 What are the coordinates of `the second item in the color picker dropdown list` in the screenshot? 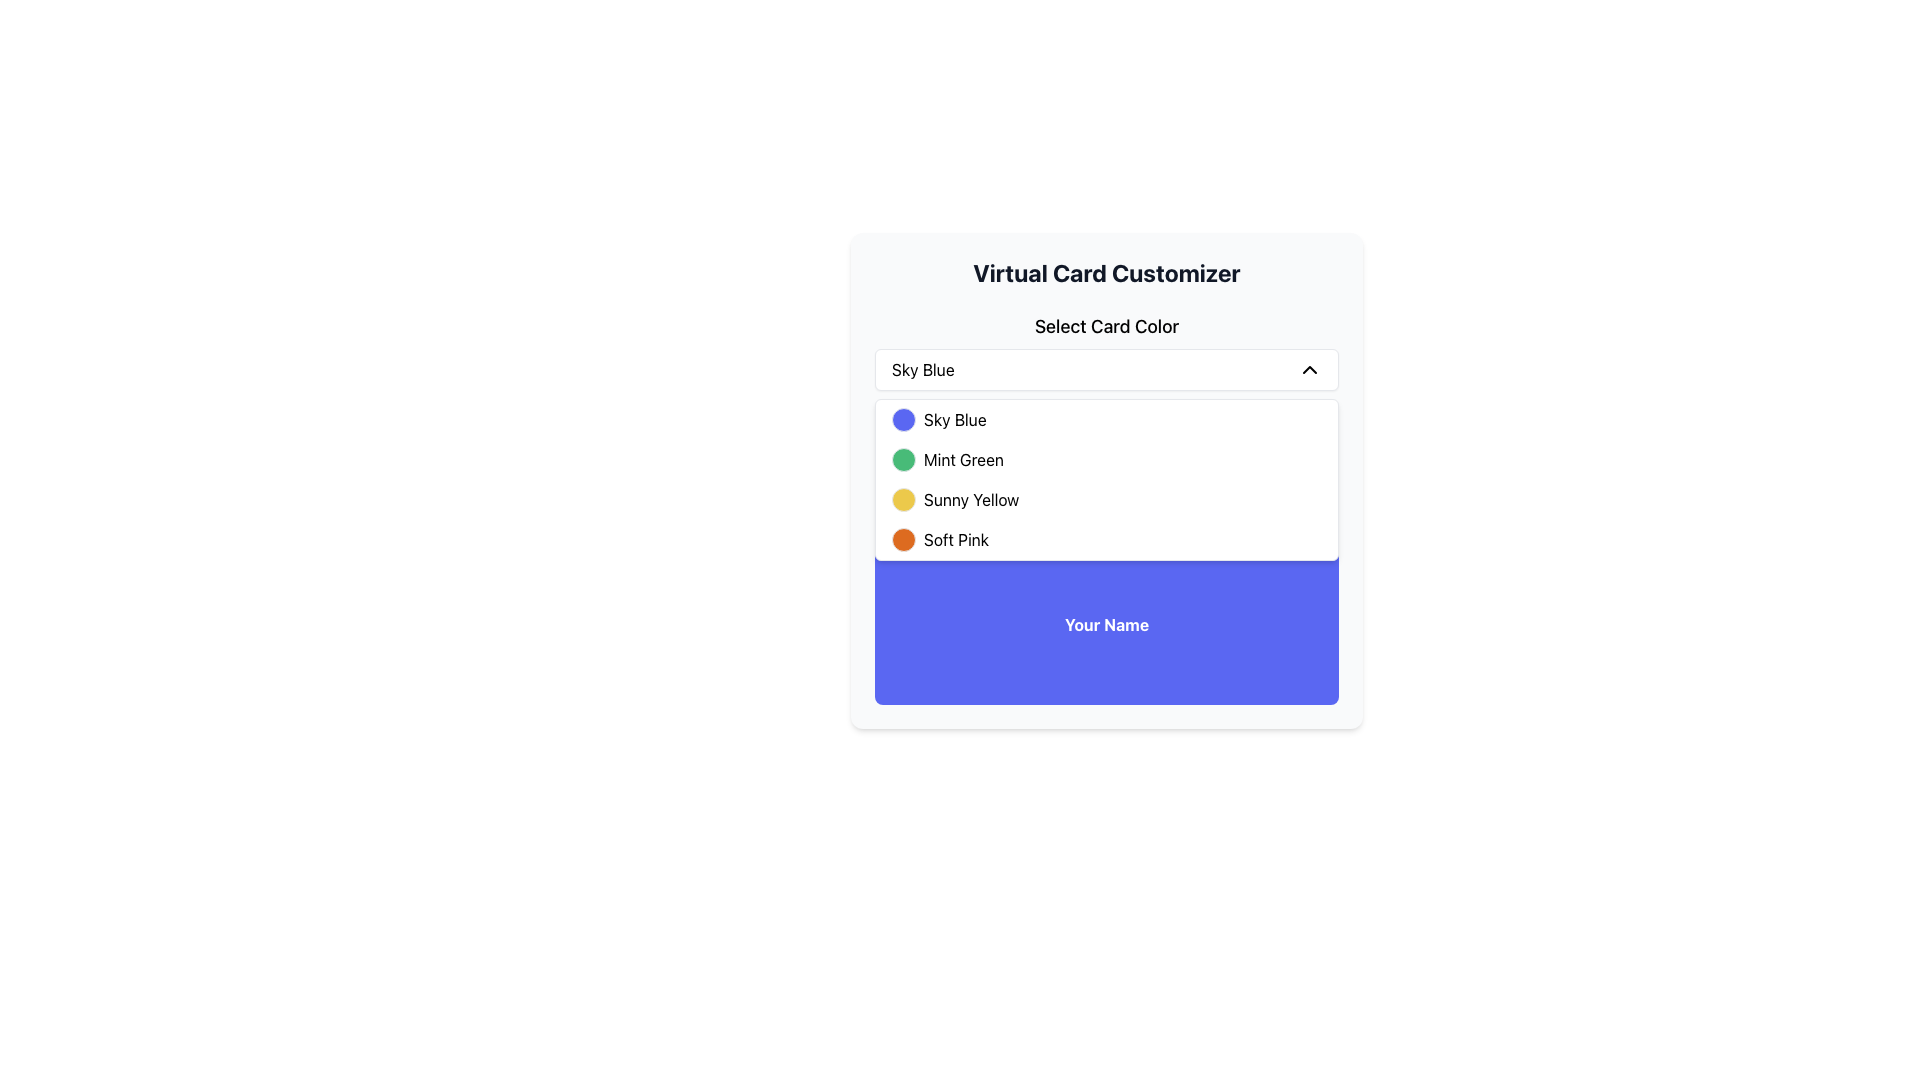 It's located at (1106, 459).